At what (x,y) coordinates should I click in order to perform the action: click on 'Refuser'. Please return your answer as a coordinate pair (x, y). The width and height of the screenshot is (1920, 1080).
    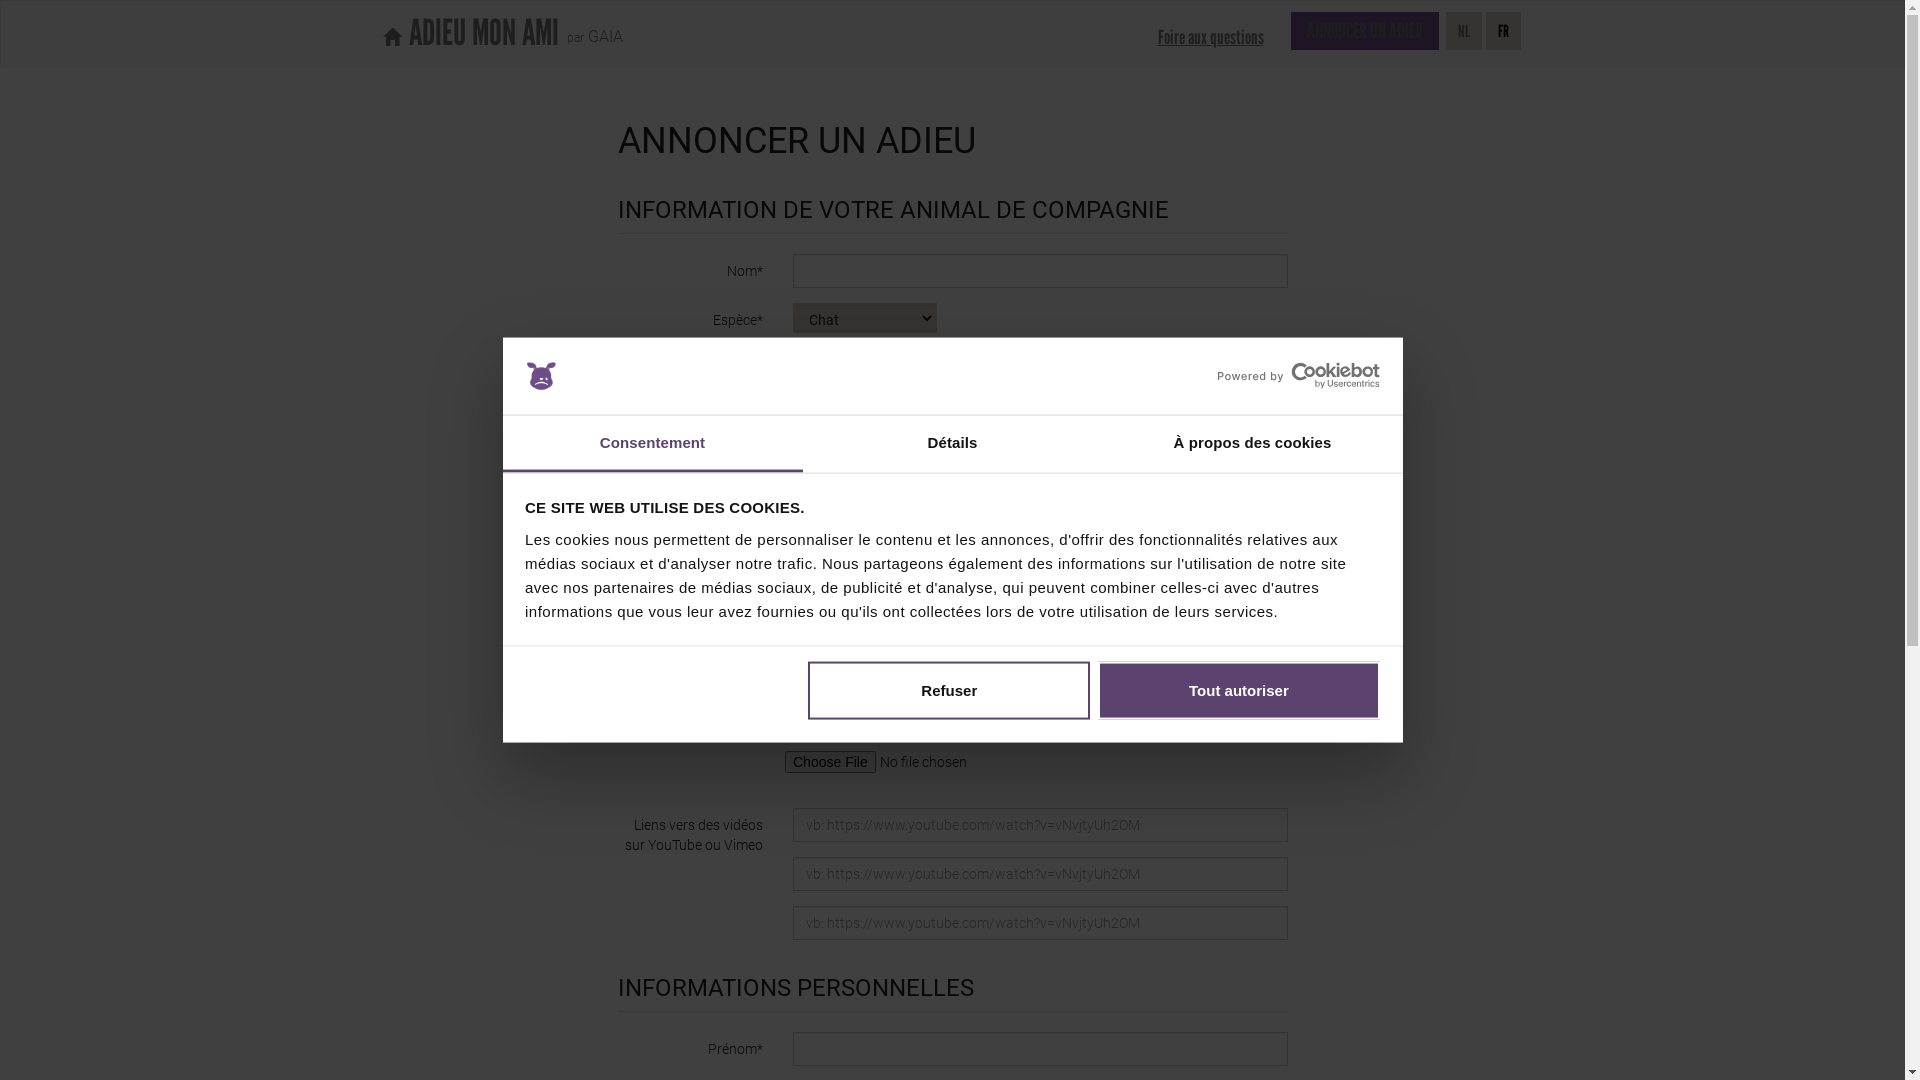
    Looking at the image, I should click on (948, 689).